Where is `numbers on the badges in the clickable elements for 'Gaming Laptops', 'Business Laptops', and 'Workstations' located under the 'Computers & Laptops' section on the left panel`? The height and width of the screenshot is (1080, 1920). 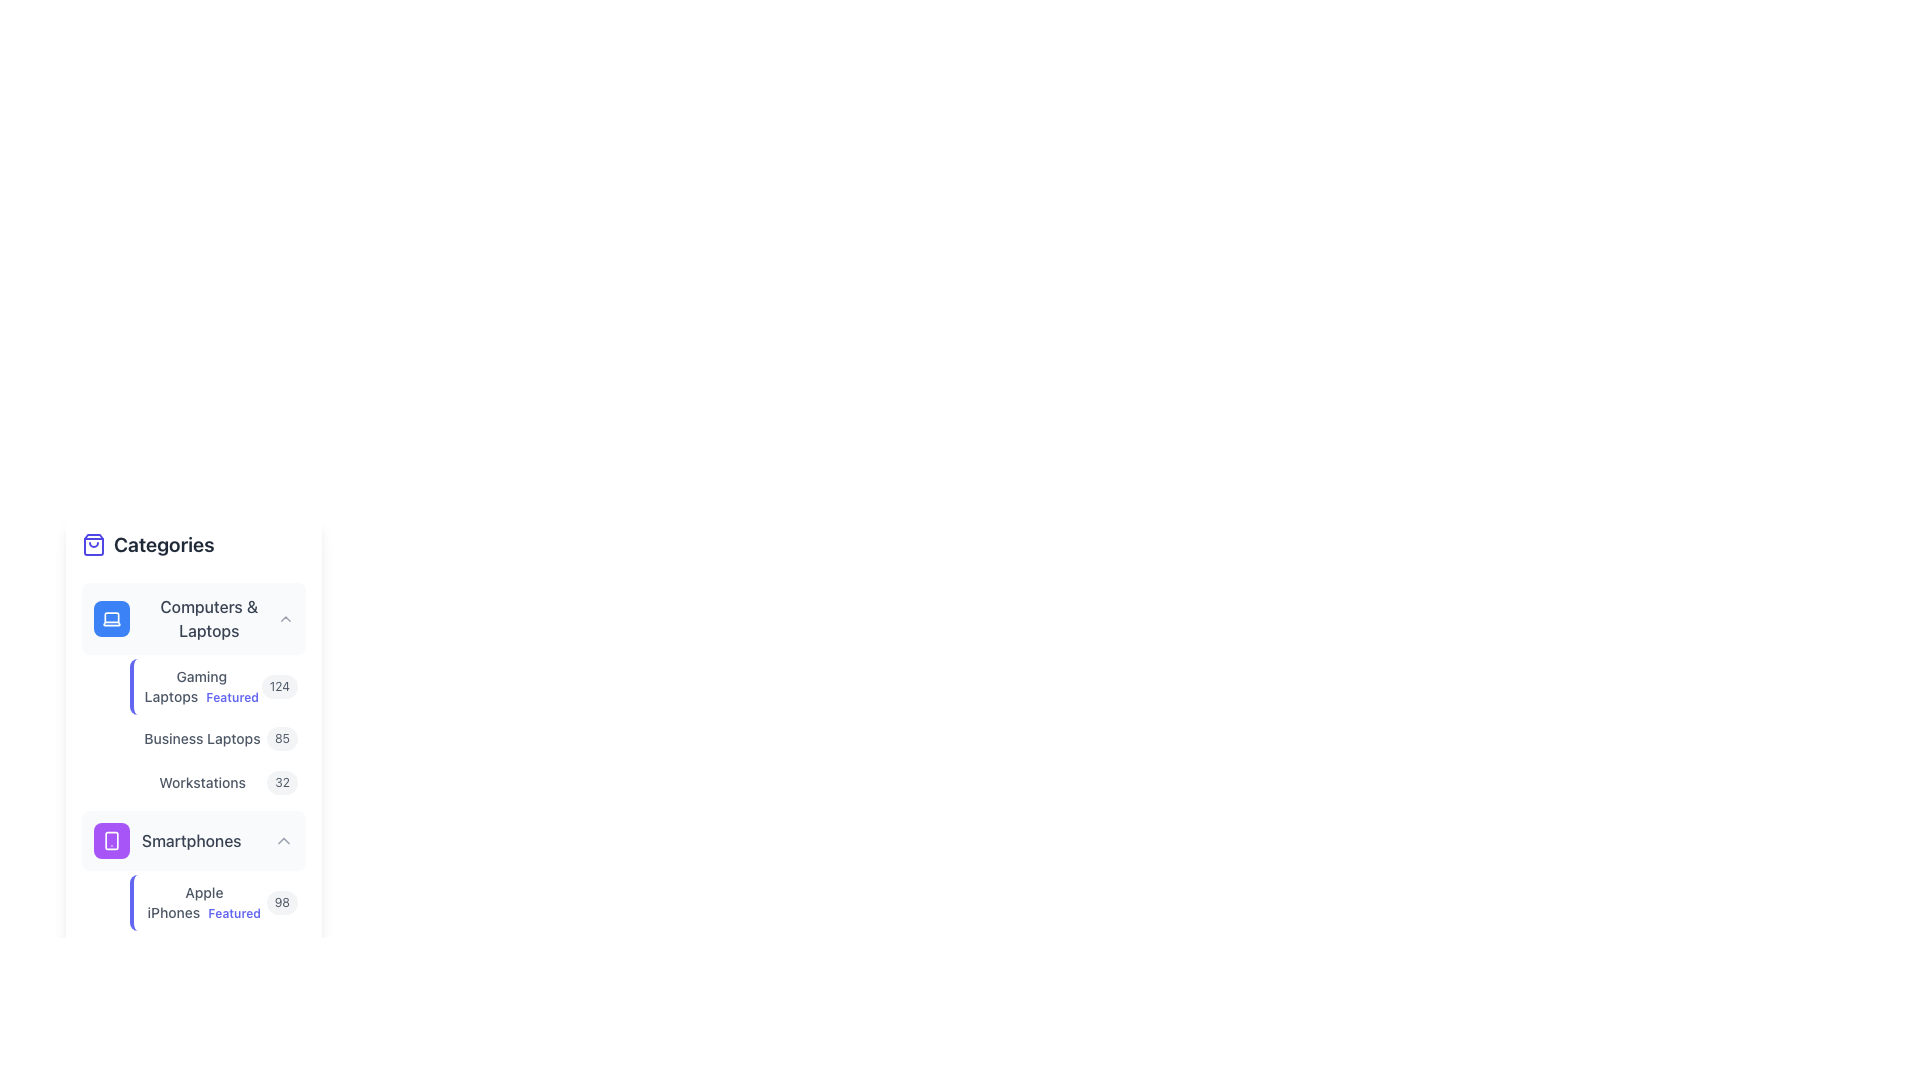
numbers on the badges in the clickable elements for 'Gaming Laptops', 'Business Laptops', and 'Workstations' located under the 'Computers & Laptops' section on the left panel is located at coordinates (217, 731).